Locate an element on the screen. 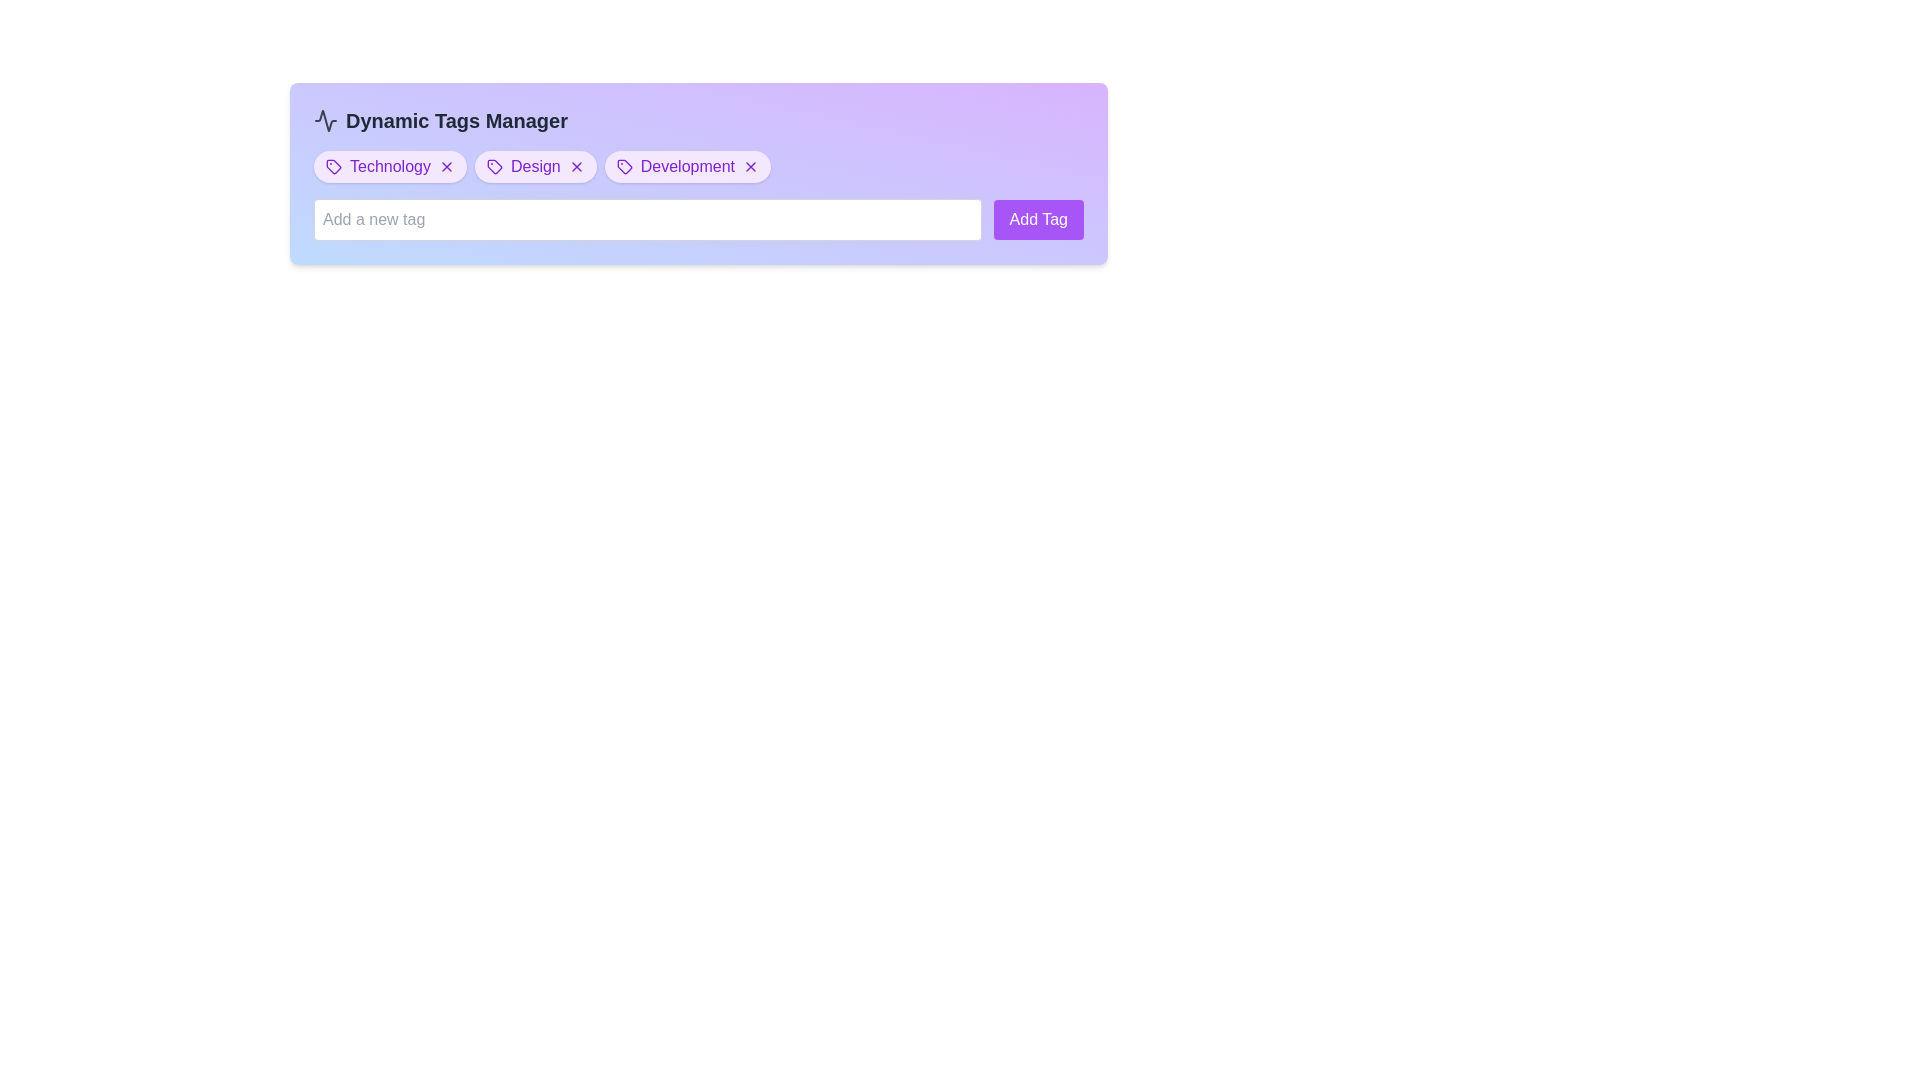 The width and height of the screenshot is (1920, 1080). the label styled with a purple background and white text, which contains the icon resembling a tag and the text 'Technology' is located at coordinates (390, 165).